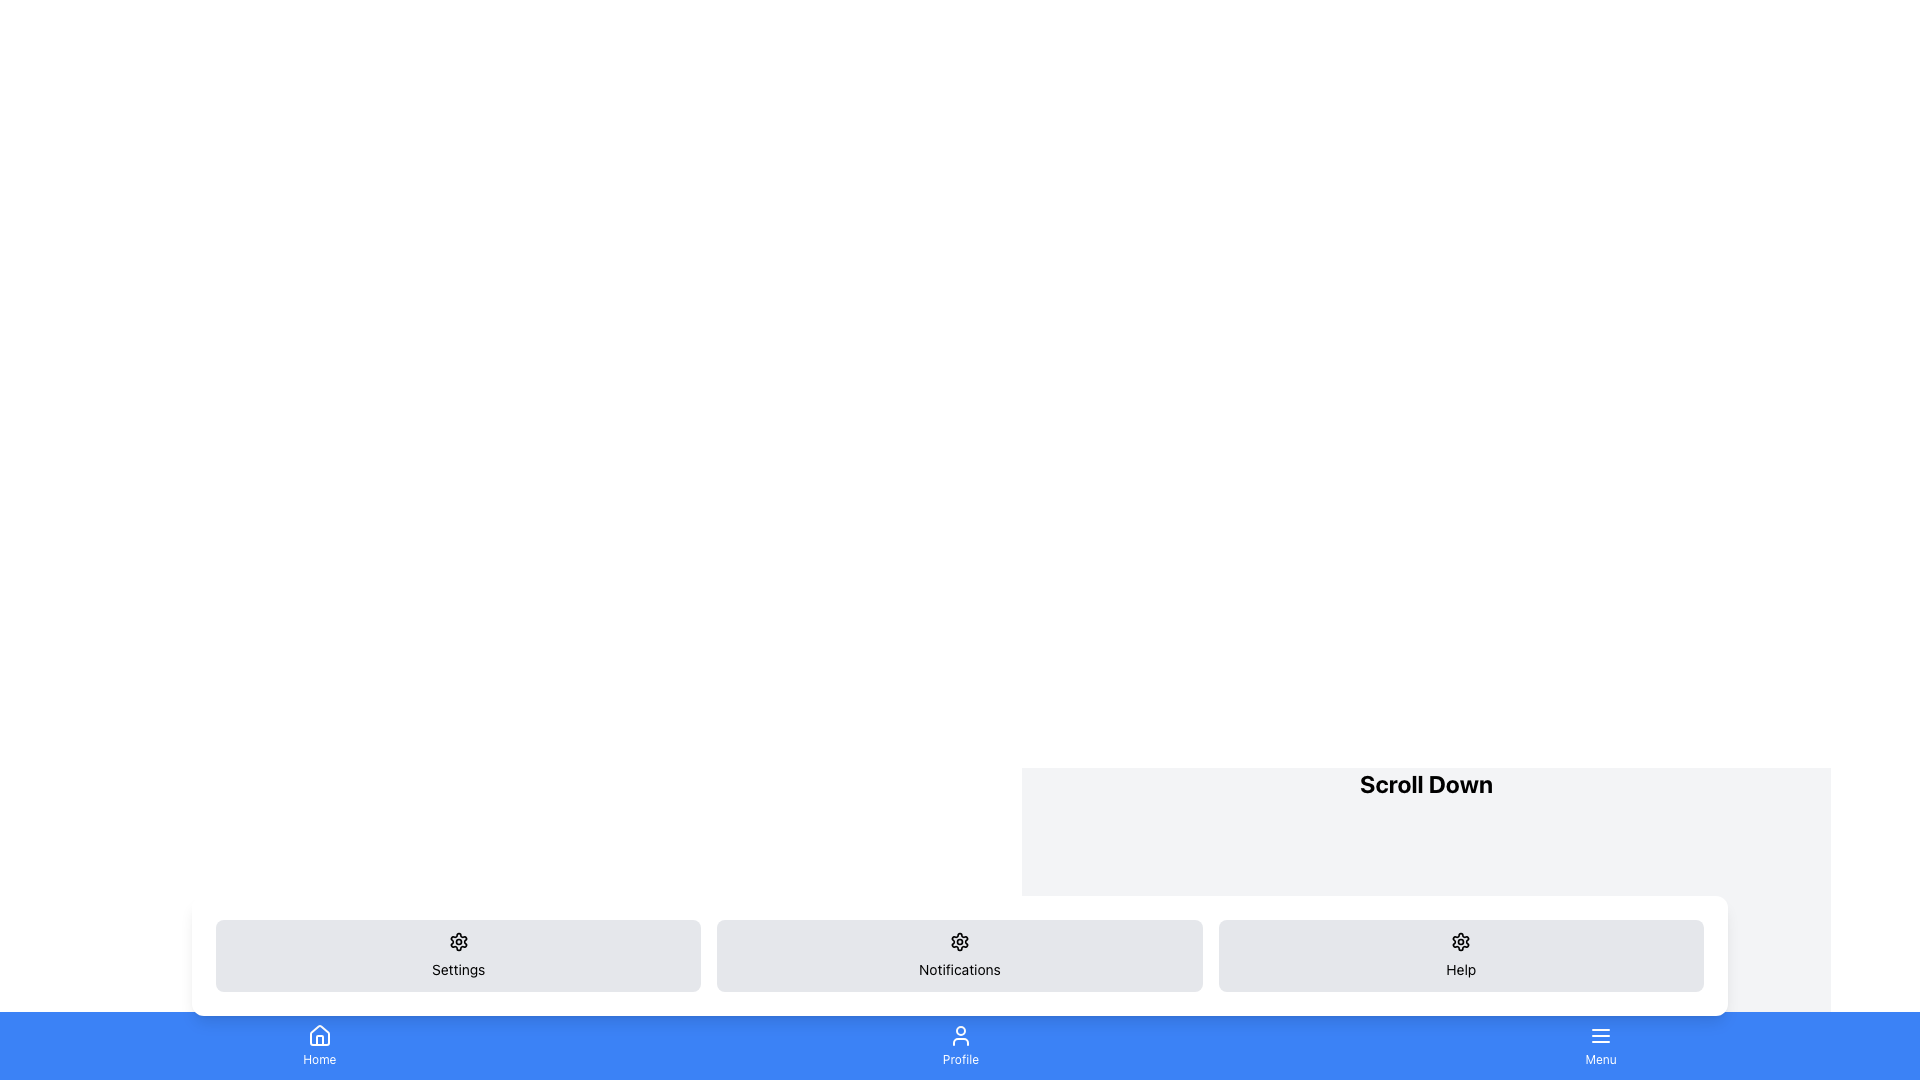  Describe the element at coordinates (960, 1044) in the screenshot. I see `the navigation button located at the center of the bottom navigation bar` at that location.